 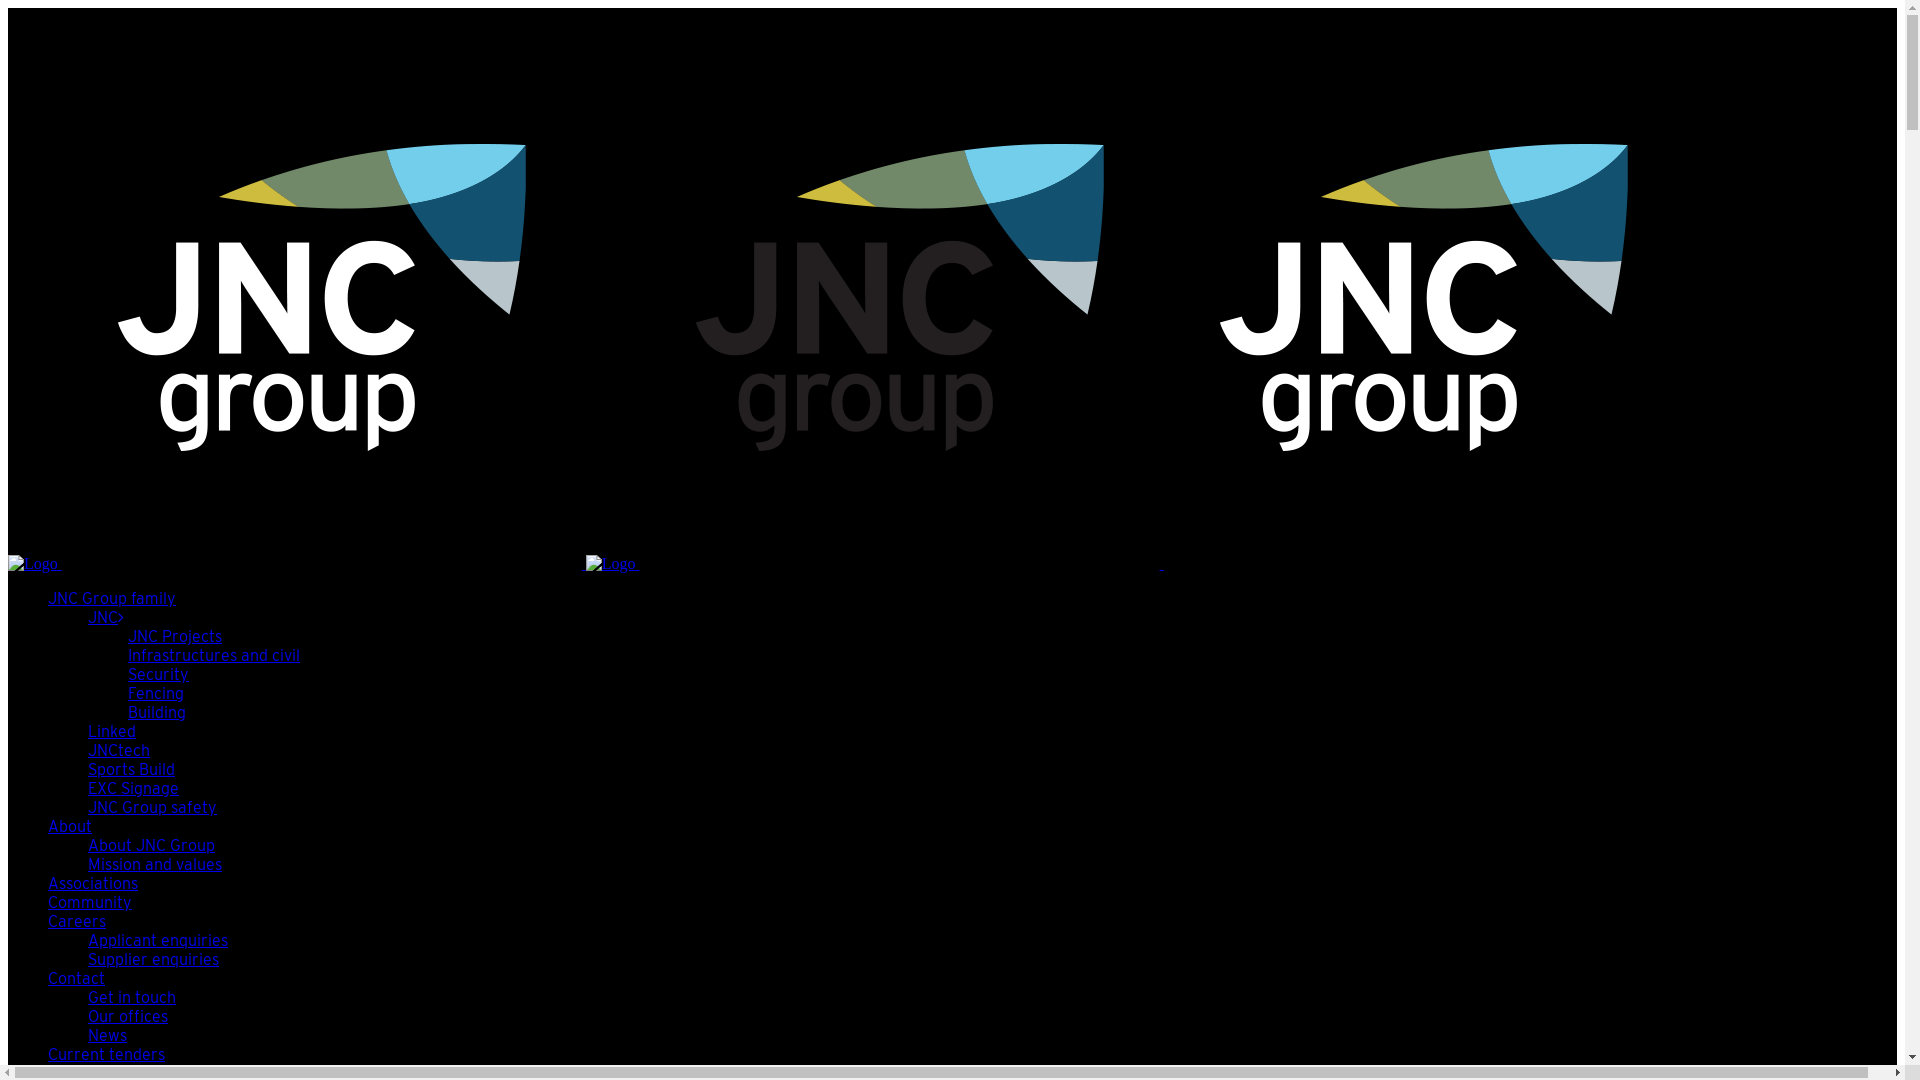 I want to click on 'JNC Group safety', so click(x=151, y=806).